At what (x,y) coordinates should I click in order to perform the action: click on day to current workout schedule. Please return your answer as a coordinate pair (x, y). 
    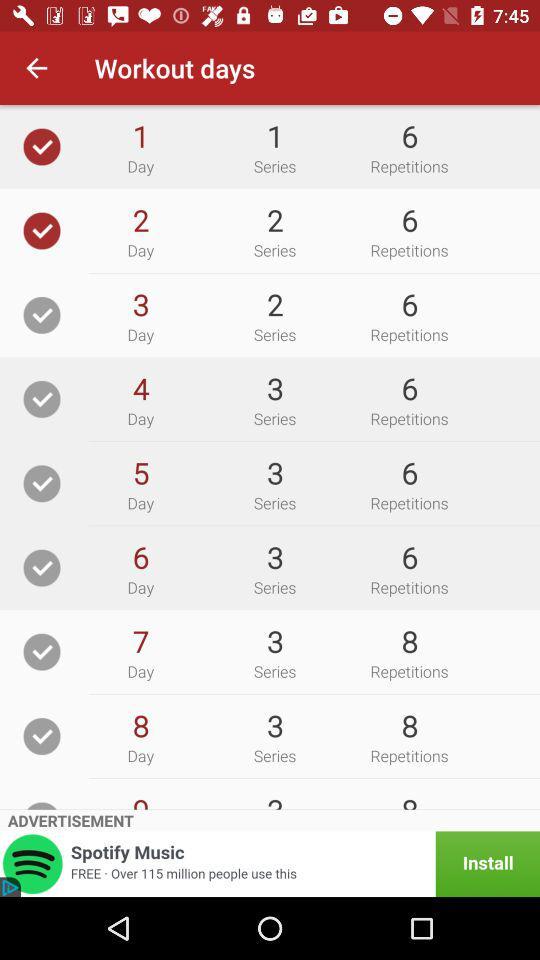
    Looking at the image, I should click on (42, 145).